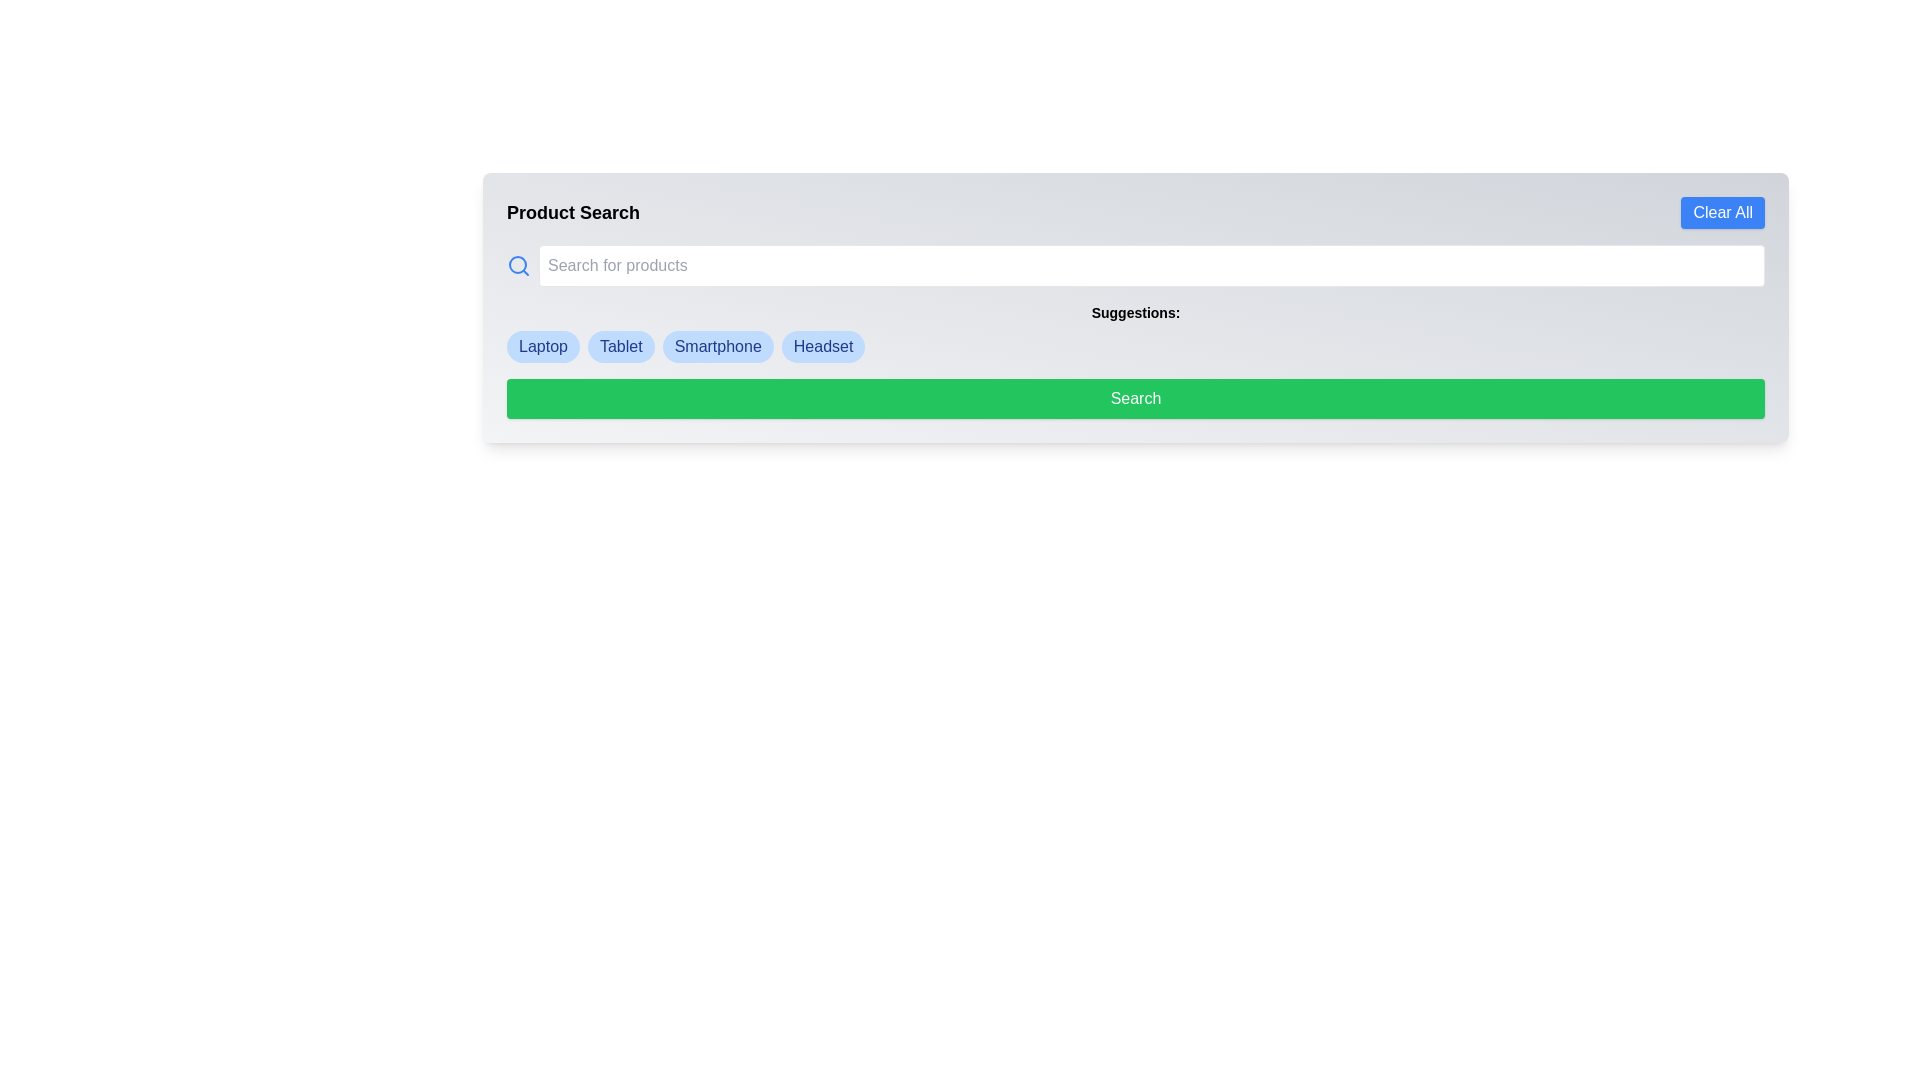 The height and width of the screenshot is (1080, 1920). What do you see at coordinates (1136, 398) in the screenshot?
I see `the green 'Search' button with white text located below the 'Suggestions' section` at bounding box center [1136, 398].